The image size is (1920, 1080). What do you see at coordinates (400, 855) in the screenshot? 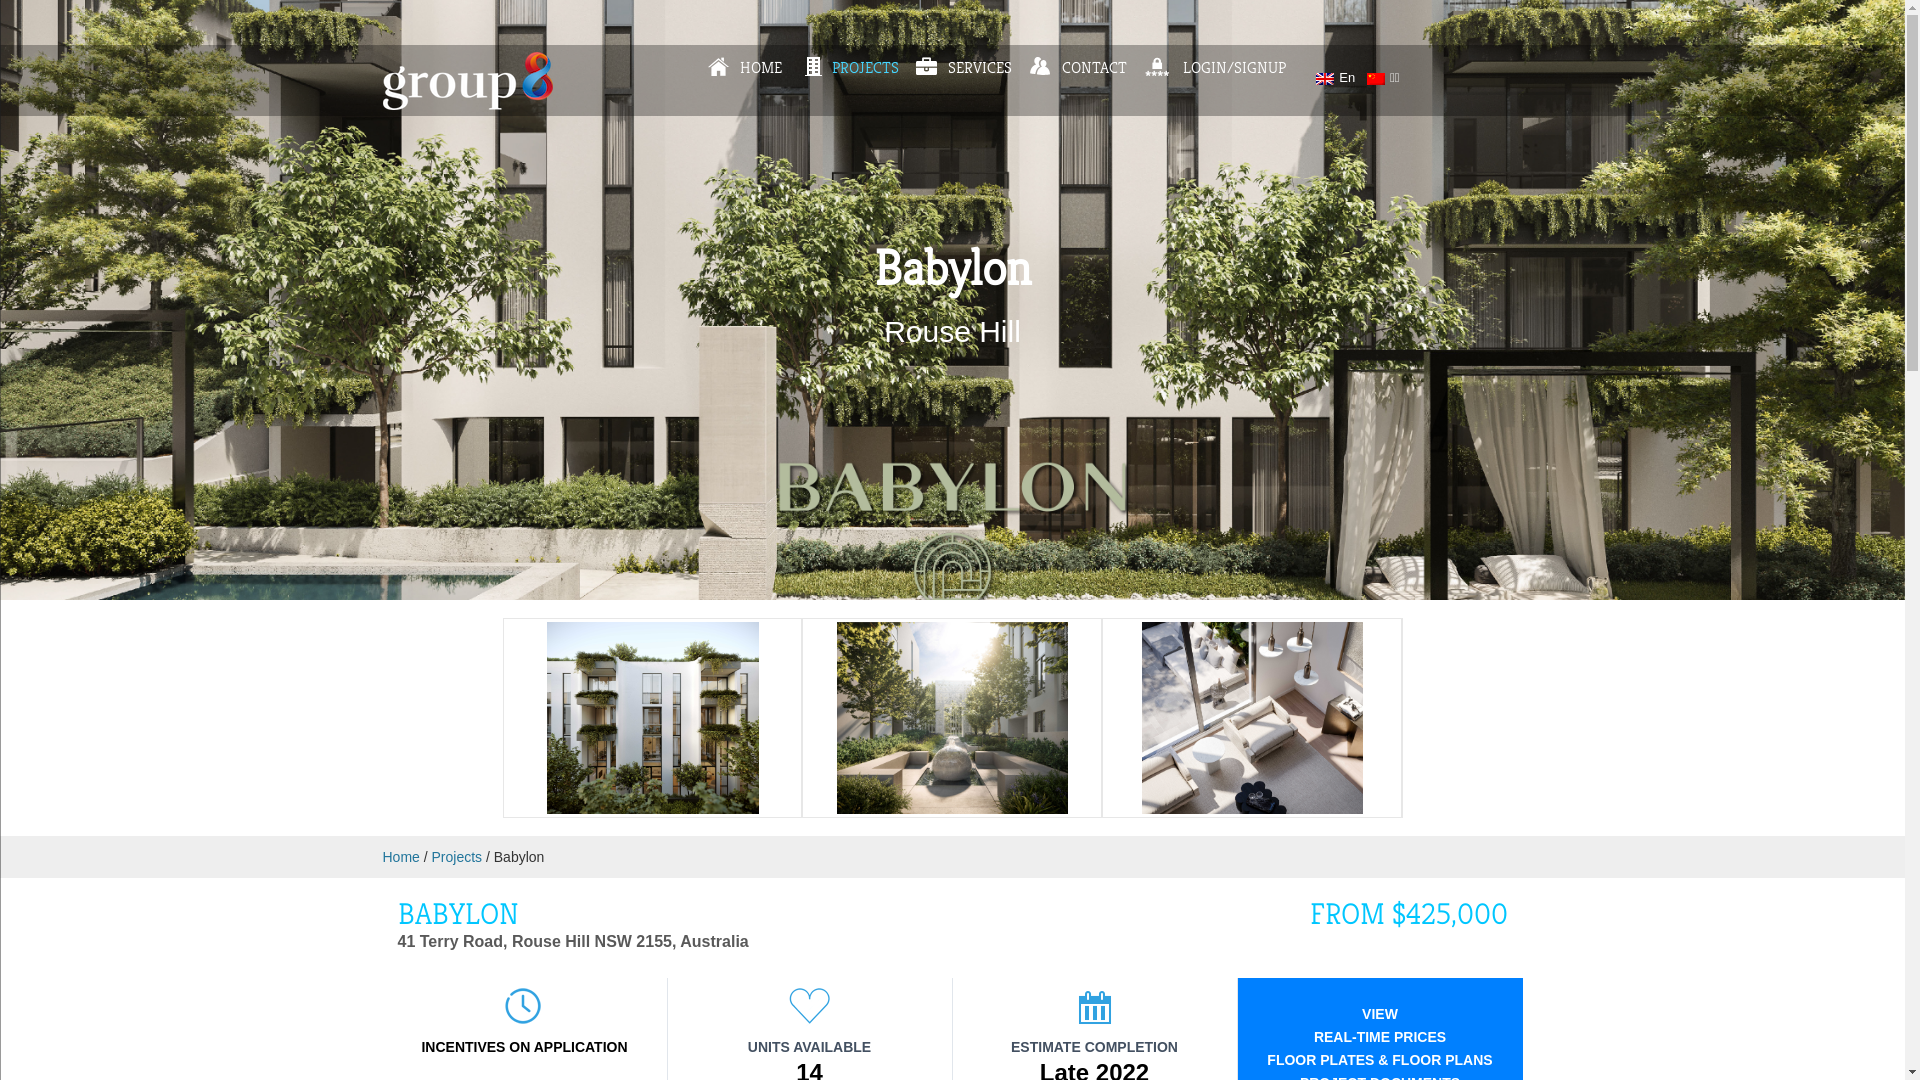
I see `'Home'` at bounding box center [400, 855].